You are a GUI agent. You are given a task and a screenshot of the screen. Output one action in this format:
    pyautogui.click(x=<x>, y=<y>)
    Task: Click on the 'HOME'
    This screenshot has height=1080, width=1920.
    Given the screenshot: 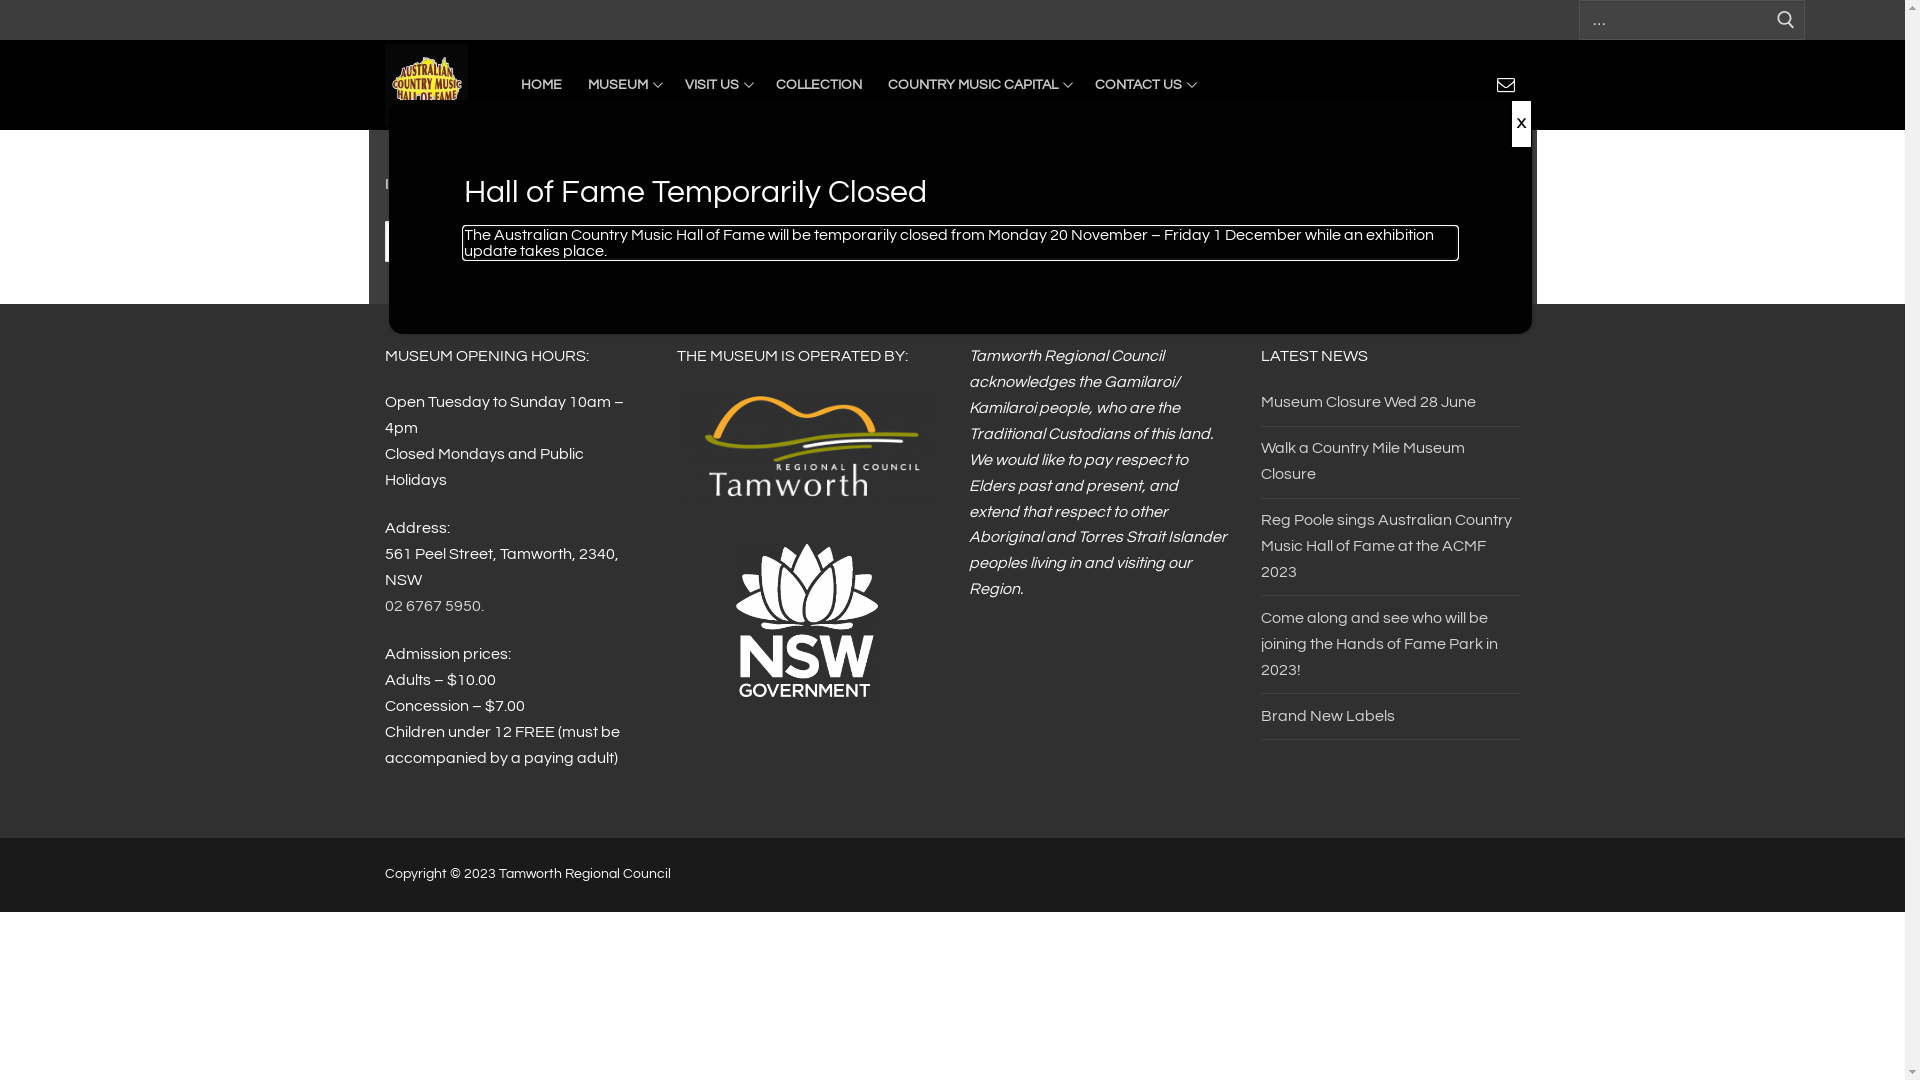 What is the action you would take?
    pyautogui.click(x=541, y=84)
    